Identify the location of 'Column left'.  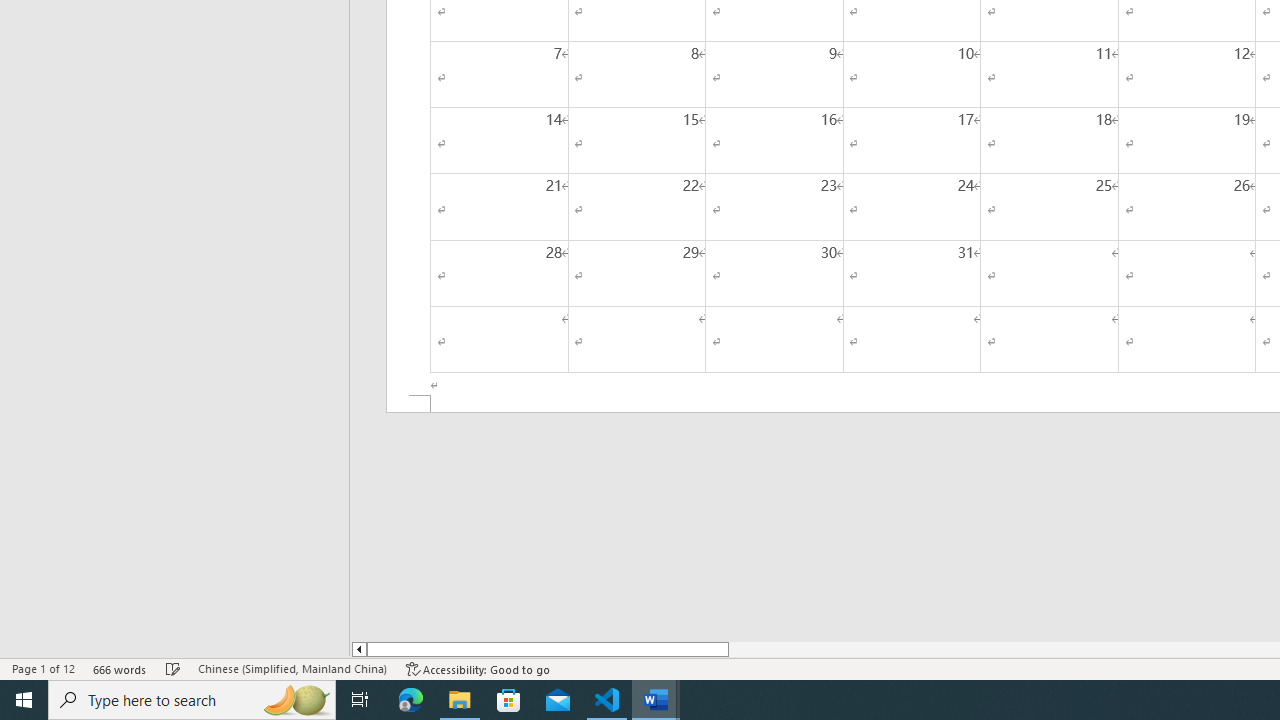
(358, 649).